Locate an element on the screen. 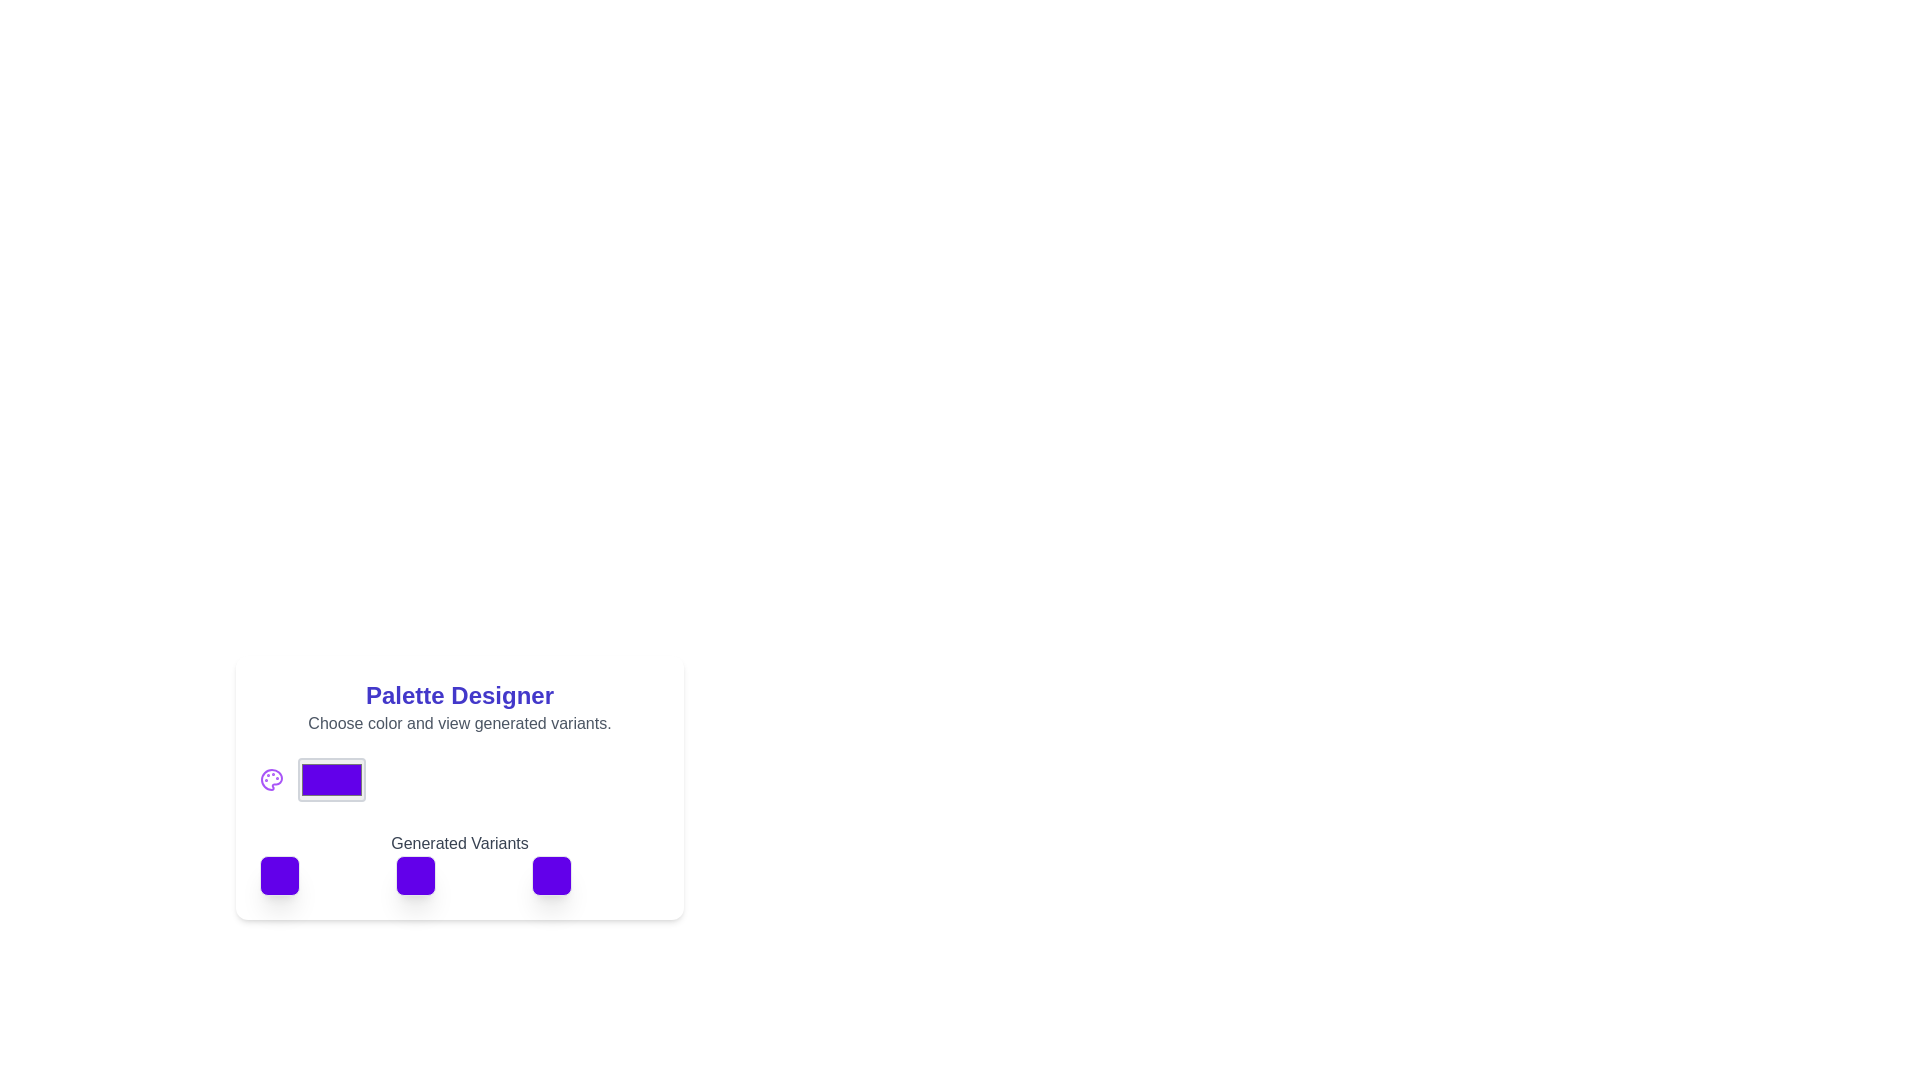 This screenshot has height=1080, width=1920. the icon representing the palette or design tool located in the 'Palette Designer' area, positioned to the left of the color preview indicator is located at coordinates (271, 778).